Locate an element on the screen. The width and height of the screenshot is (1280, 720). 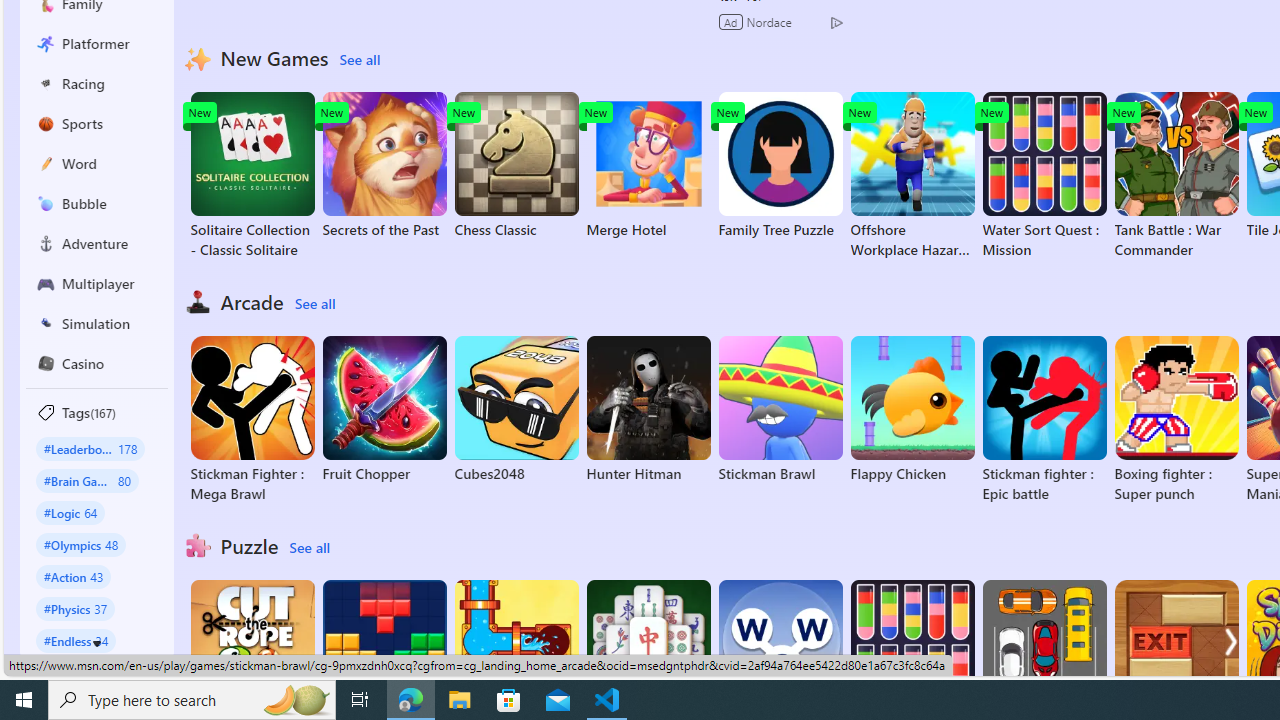
'Offshore Workplace Hazard Game' is located at coordinates (911, 175).